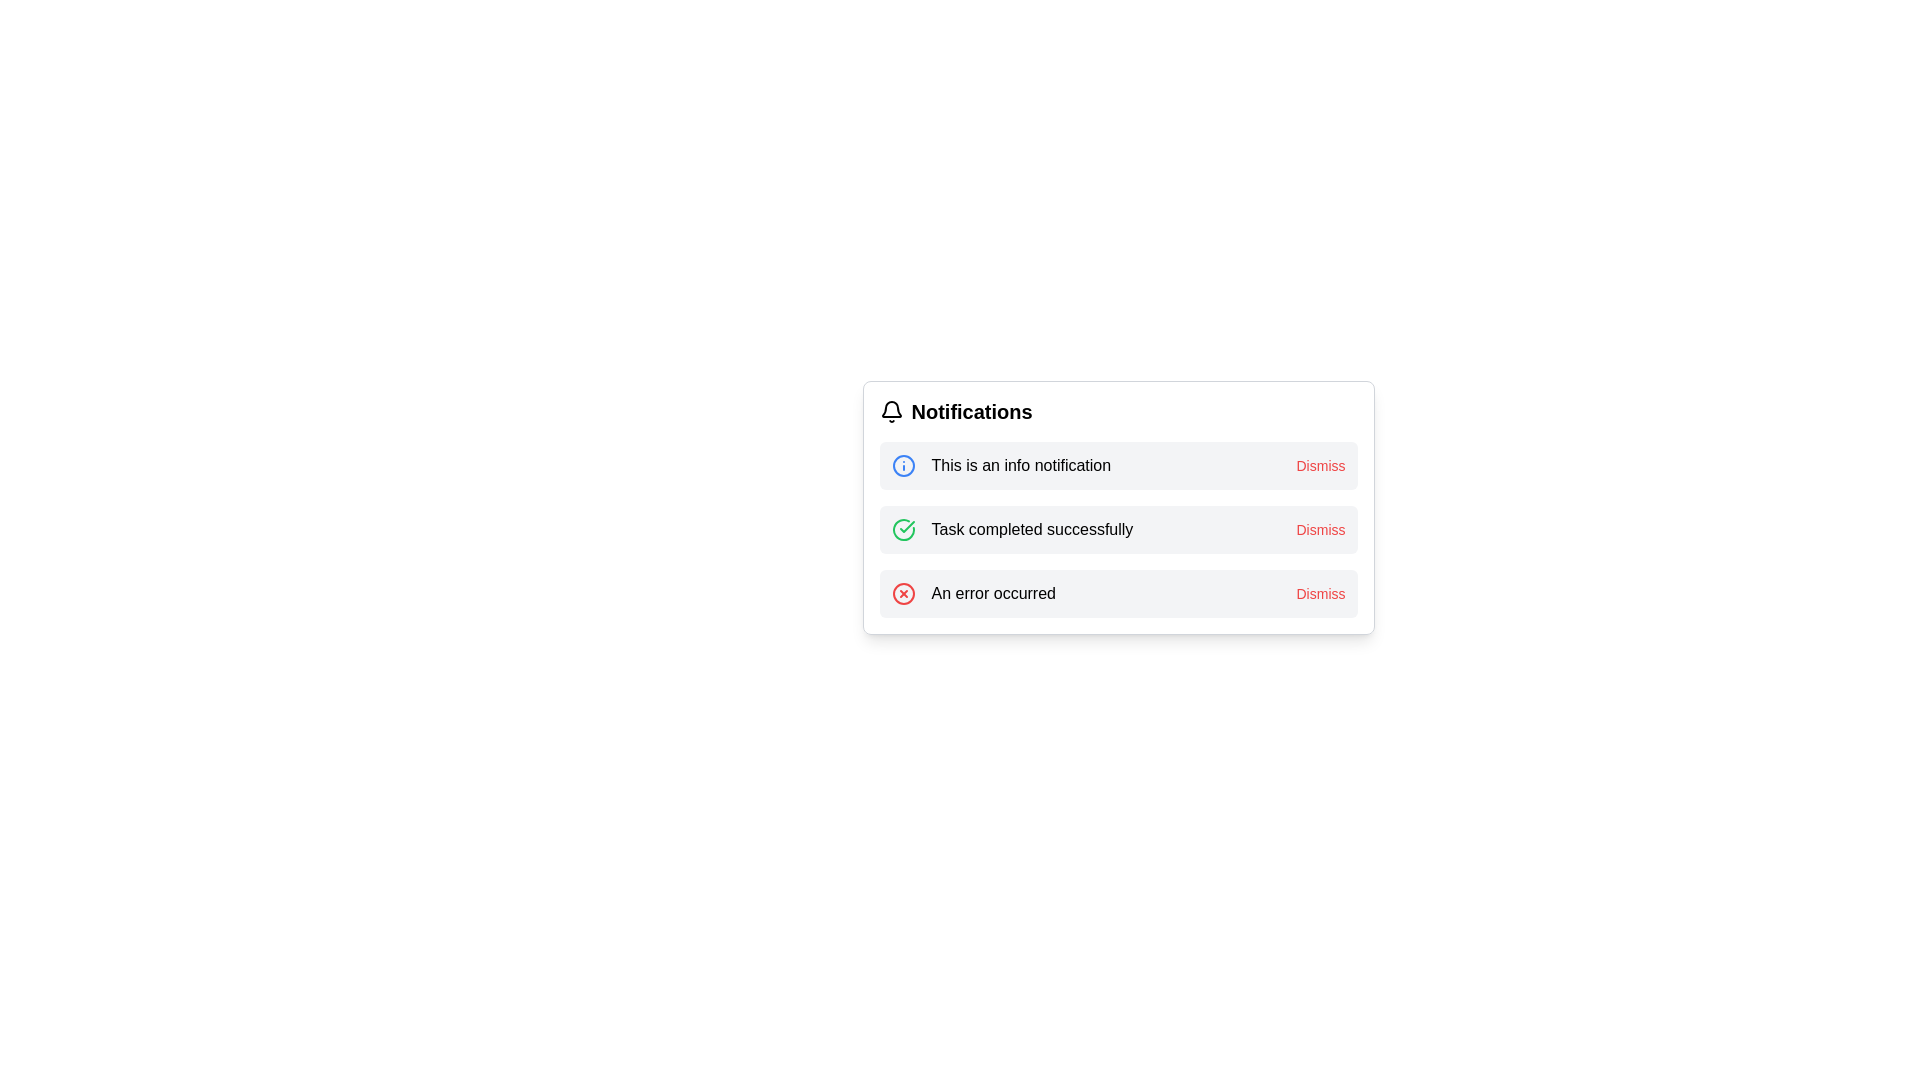 This screenshot has height=1080, width=1920. What do you see at coordinates (1032, 528) in the screenshot?
I see `the informational text indicating successful task completion, located in the notification row between a green checkmark icon and a red 'Dismiss' button` at bounding box center [1032, 528].